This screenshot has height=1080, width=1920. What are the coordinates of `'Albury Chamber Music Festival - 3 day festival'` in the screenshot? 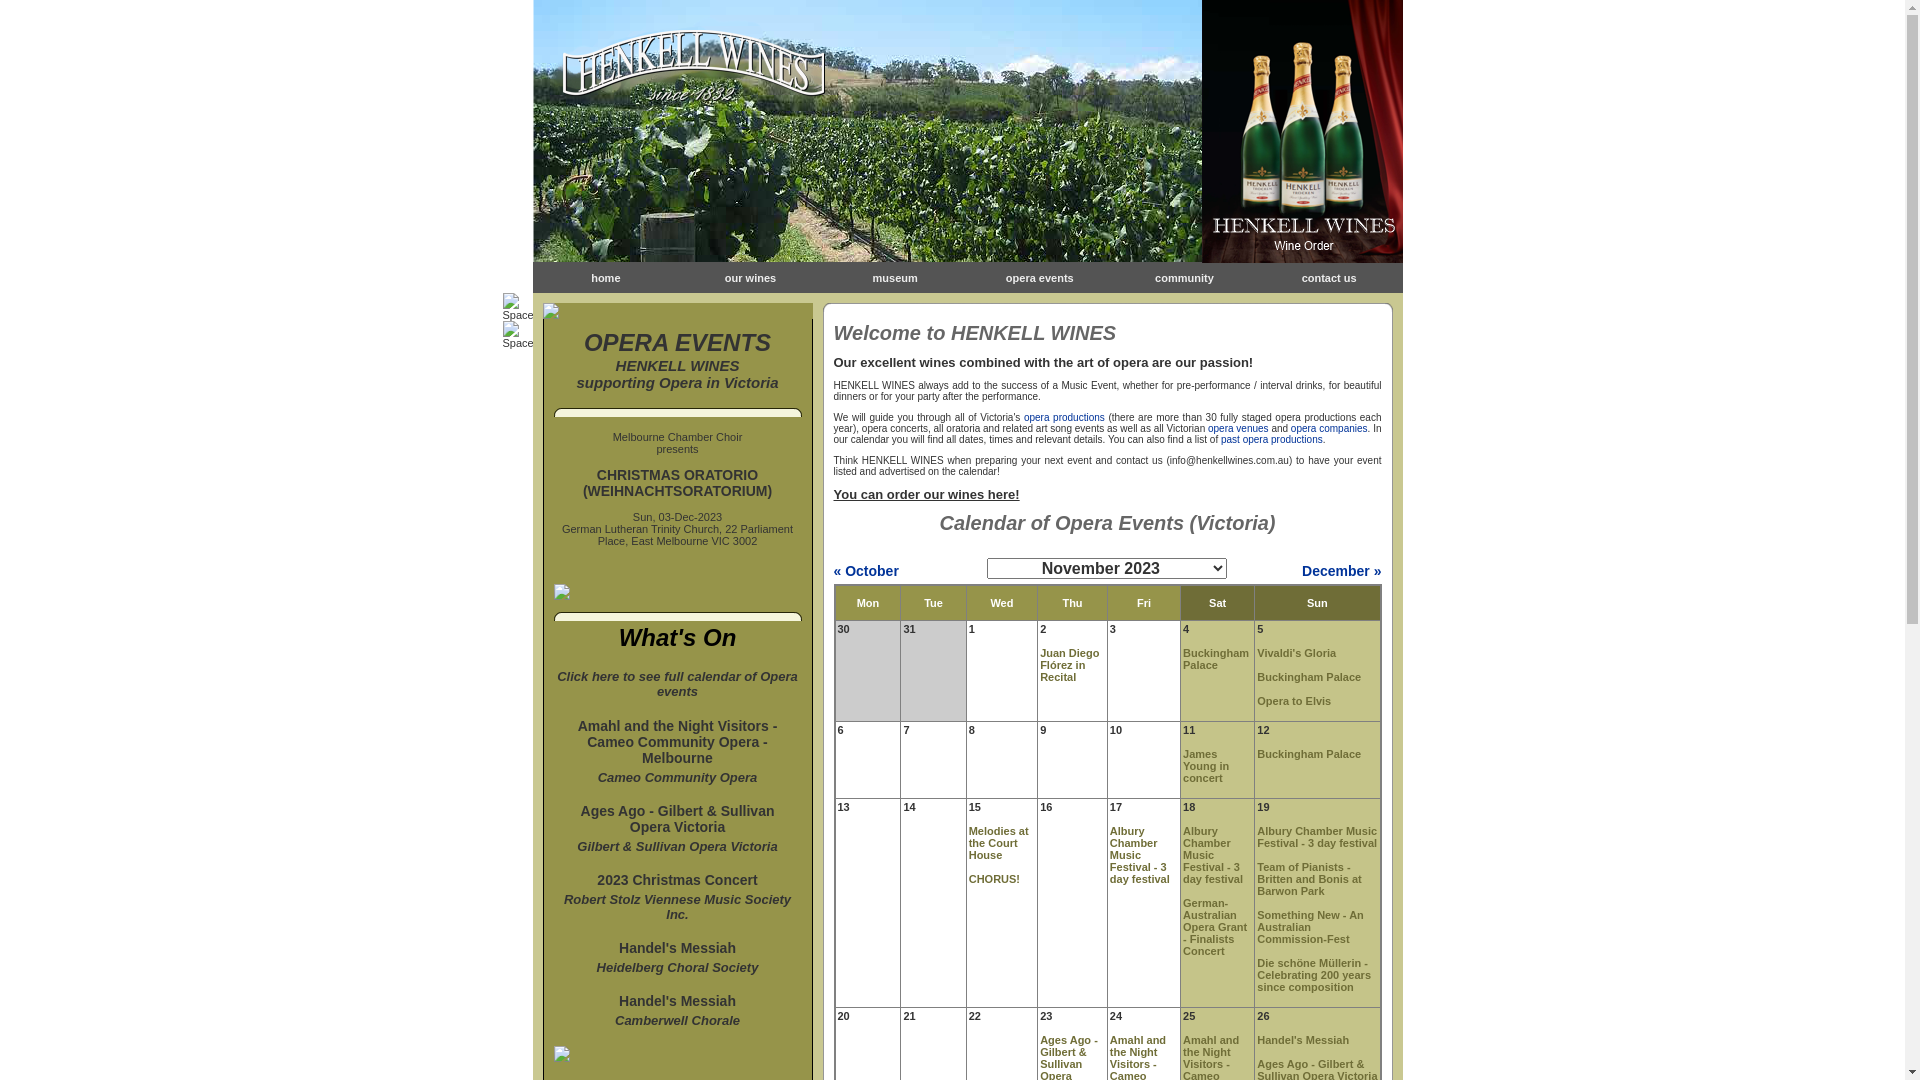 It's located at (1212, 855).